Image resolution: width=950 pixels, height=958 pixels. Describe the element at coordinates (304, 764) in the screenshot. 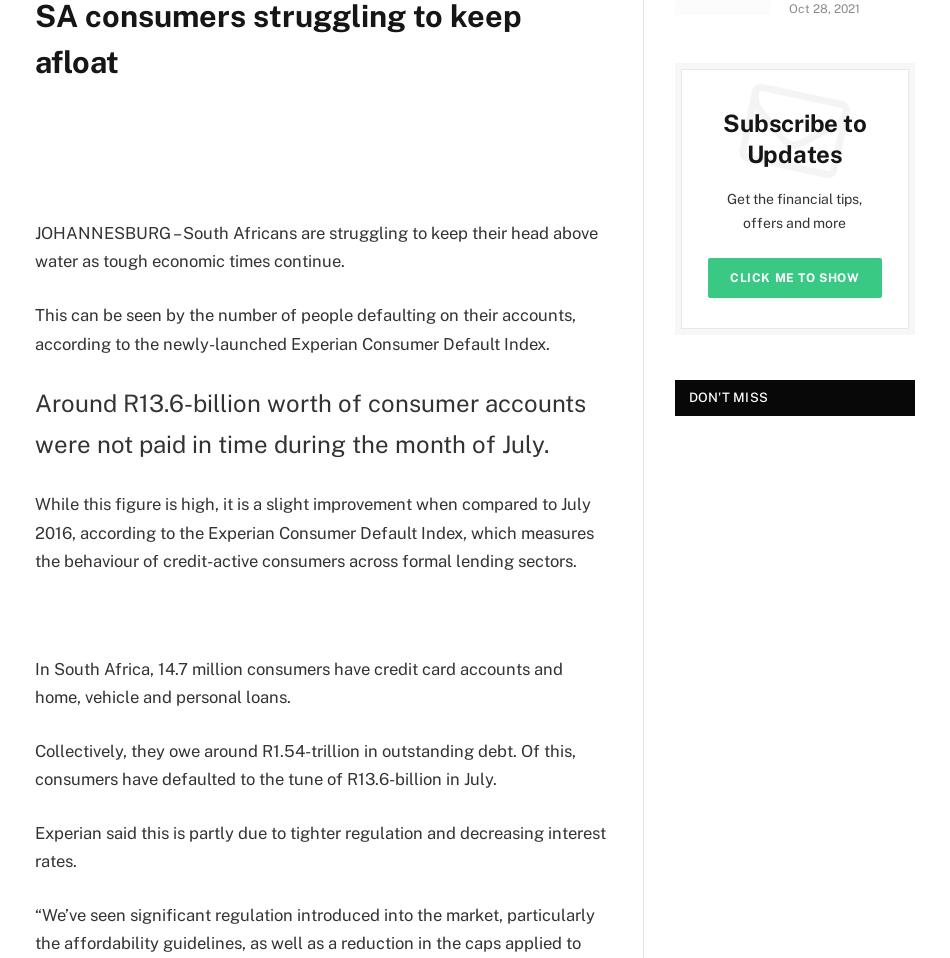

I see `'Collectively, they owe around R1.54-trillion in outstanding debt. Of this, consumers have defaulted to the tune of R13.6-billion in July.'` at that location.